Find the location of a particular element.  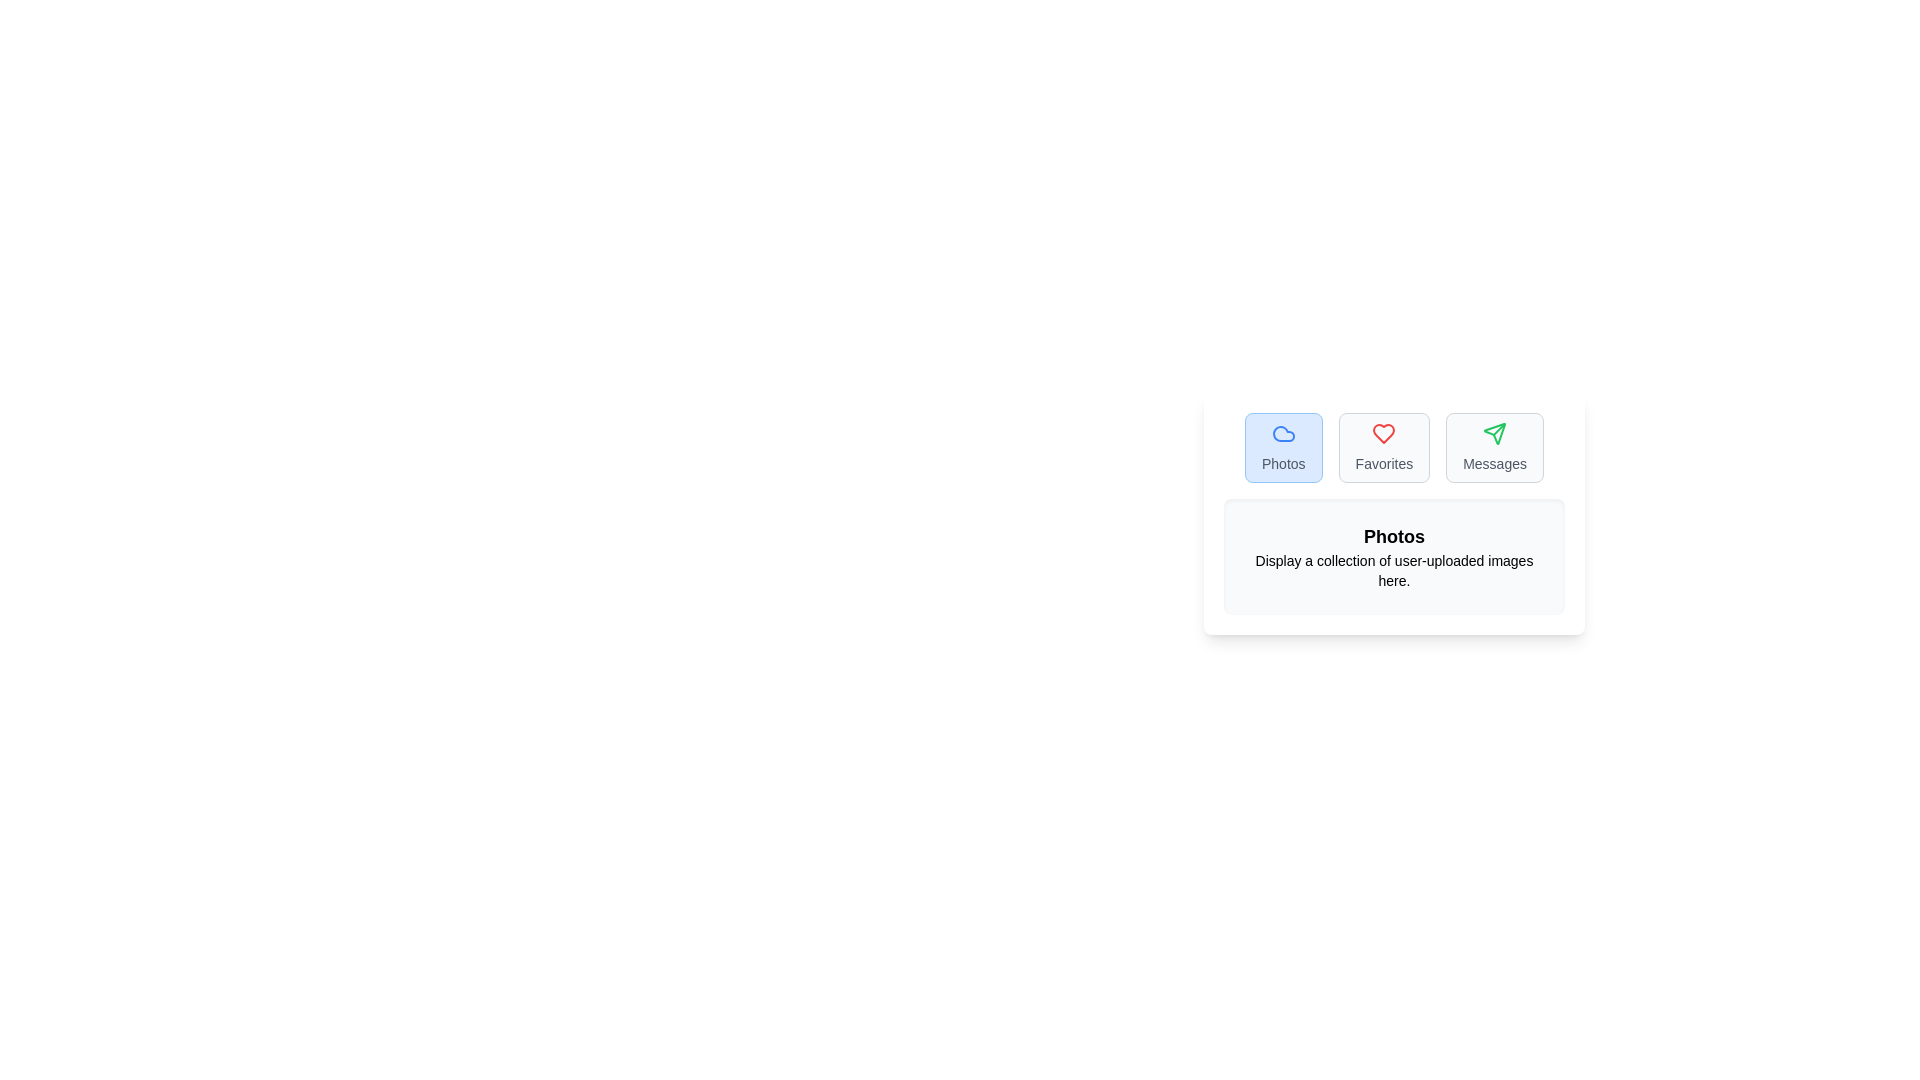

static informational text located below the 'Photos' header for debugging purposes is located at coordinates (1393, 570).